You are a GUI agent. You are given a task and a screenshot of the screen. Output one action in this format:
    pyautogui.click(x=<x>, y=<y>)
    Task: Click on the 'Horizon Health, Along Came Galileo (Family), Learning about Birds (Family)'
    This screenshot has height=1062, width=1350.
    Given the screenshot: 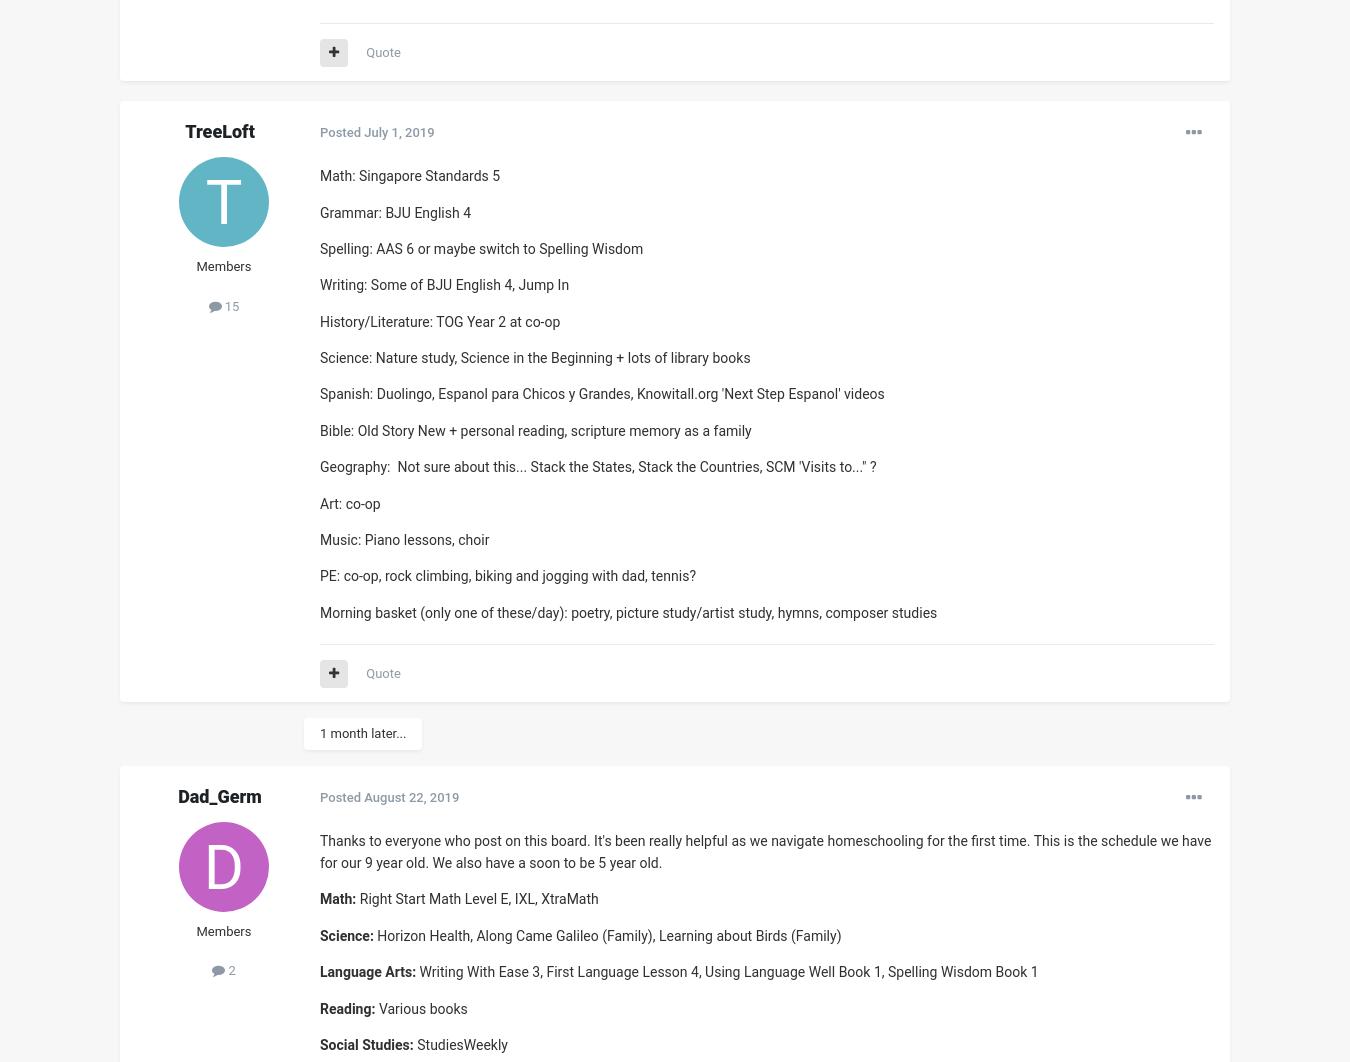 What is the action you would take?
    pyautogui.click(x=608, y=933)
    